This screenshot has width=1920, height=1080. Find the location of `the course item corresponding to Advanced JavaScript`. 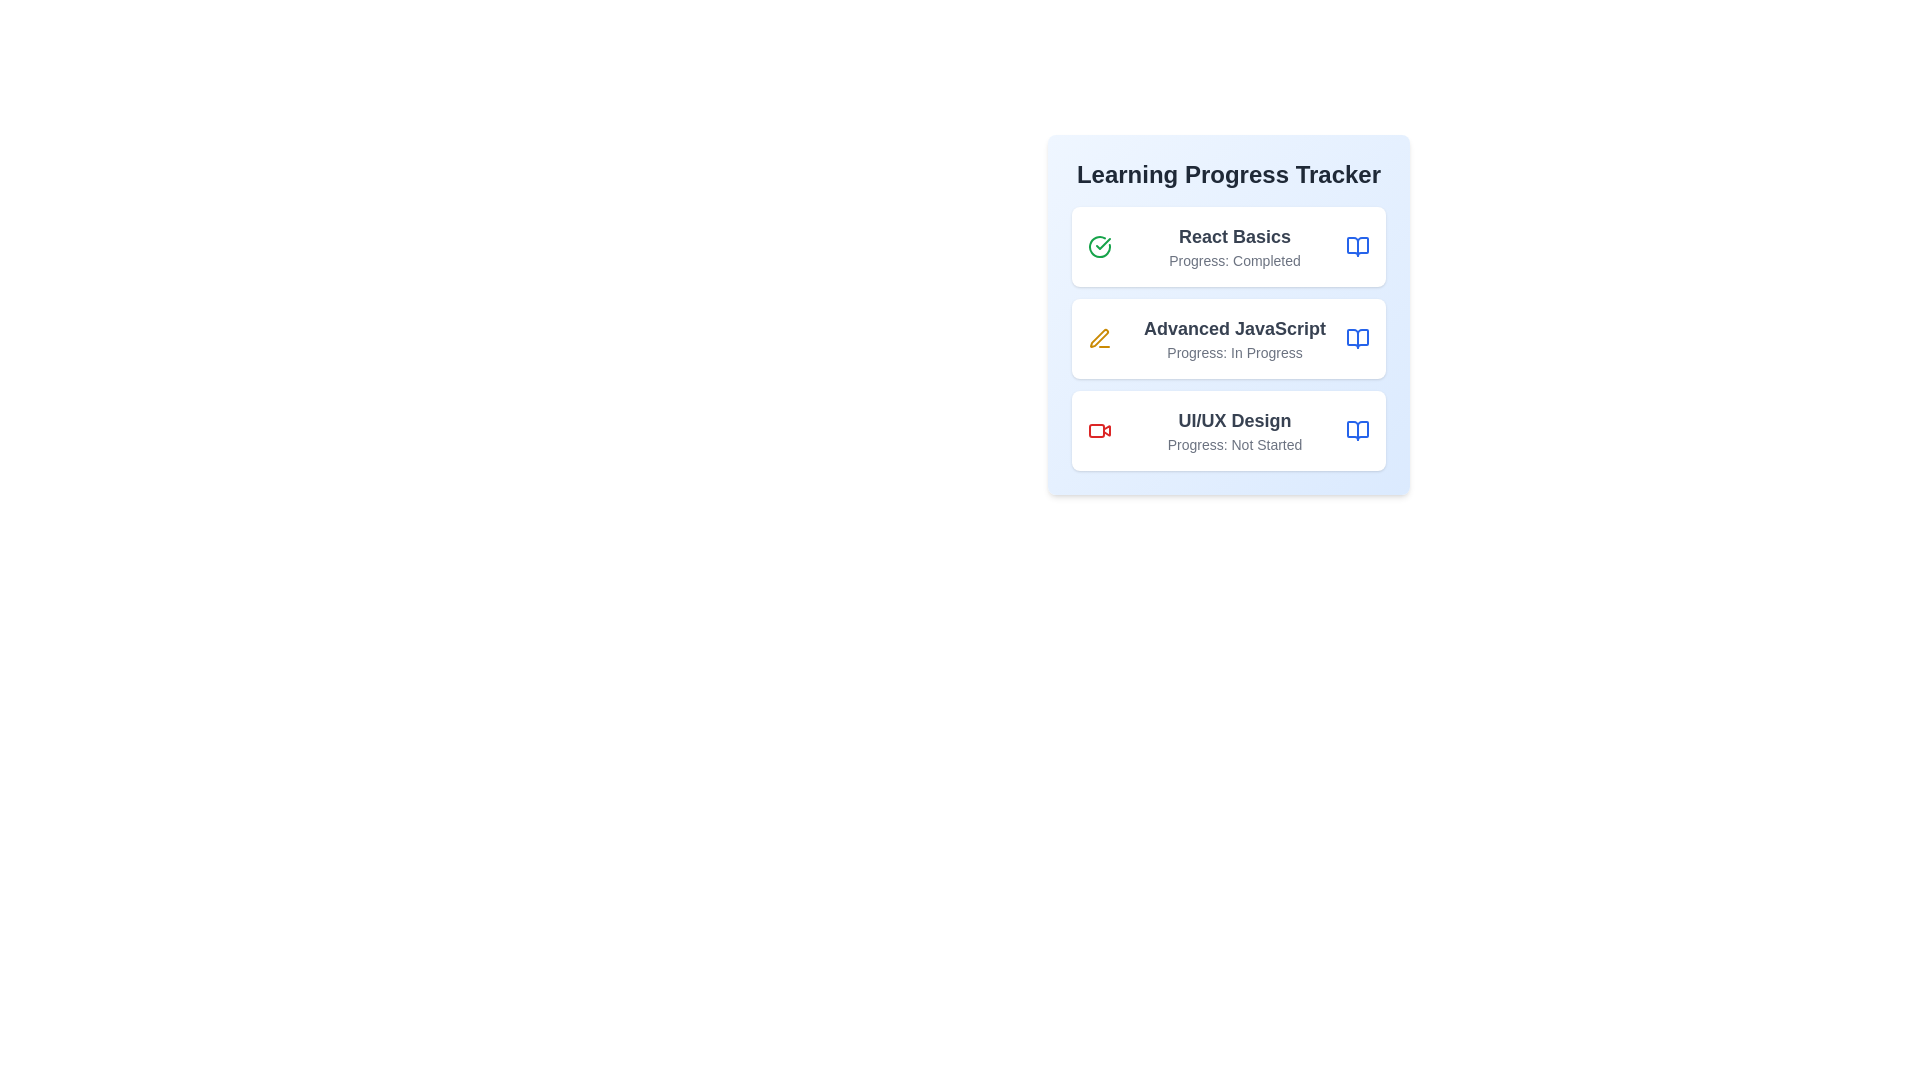

the course item corresponding to Advanced JavaScript is located at coordinates (1227, 338).